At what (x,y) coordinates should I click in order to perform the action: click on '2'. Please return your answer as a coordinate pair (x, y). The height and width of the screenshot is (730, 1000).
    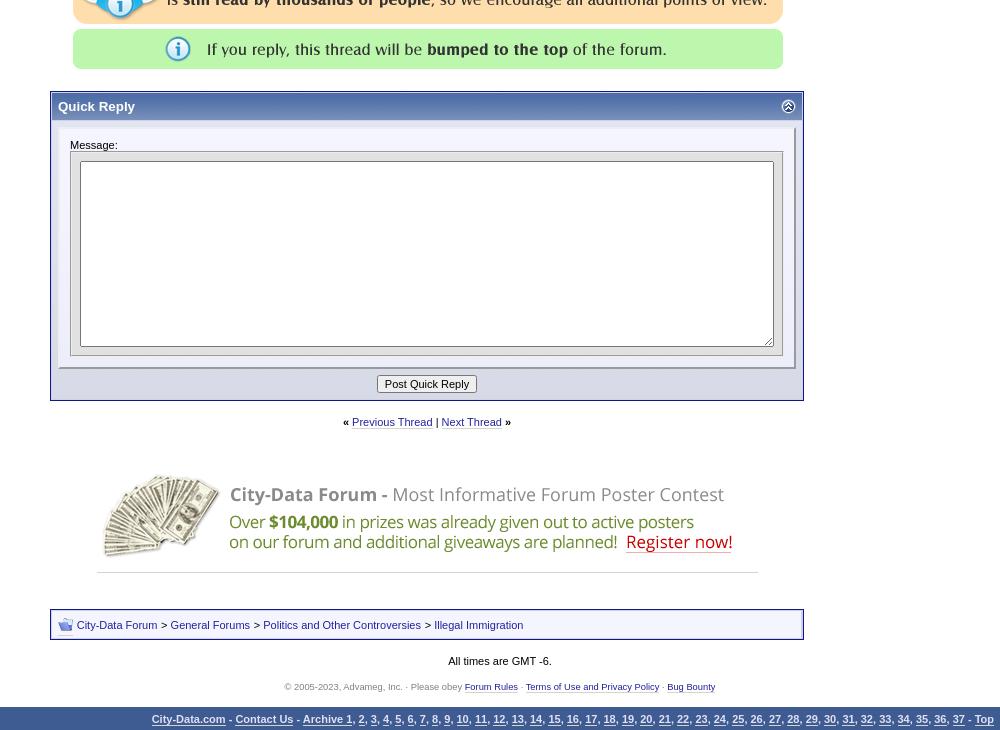
    Looking at the image, I should click on (360, 718).